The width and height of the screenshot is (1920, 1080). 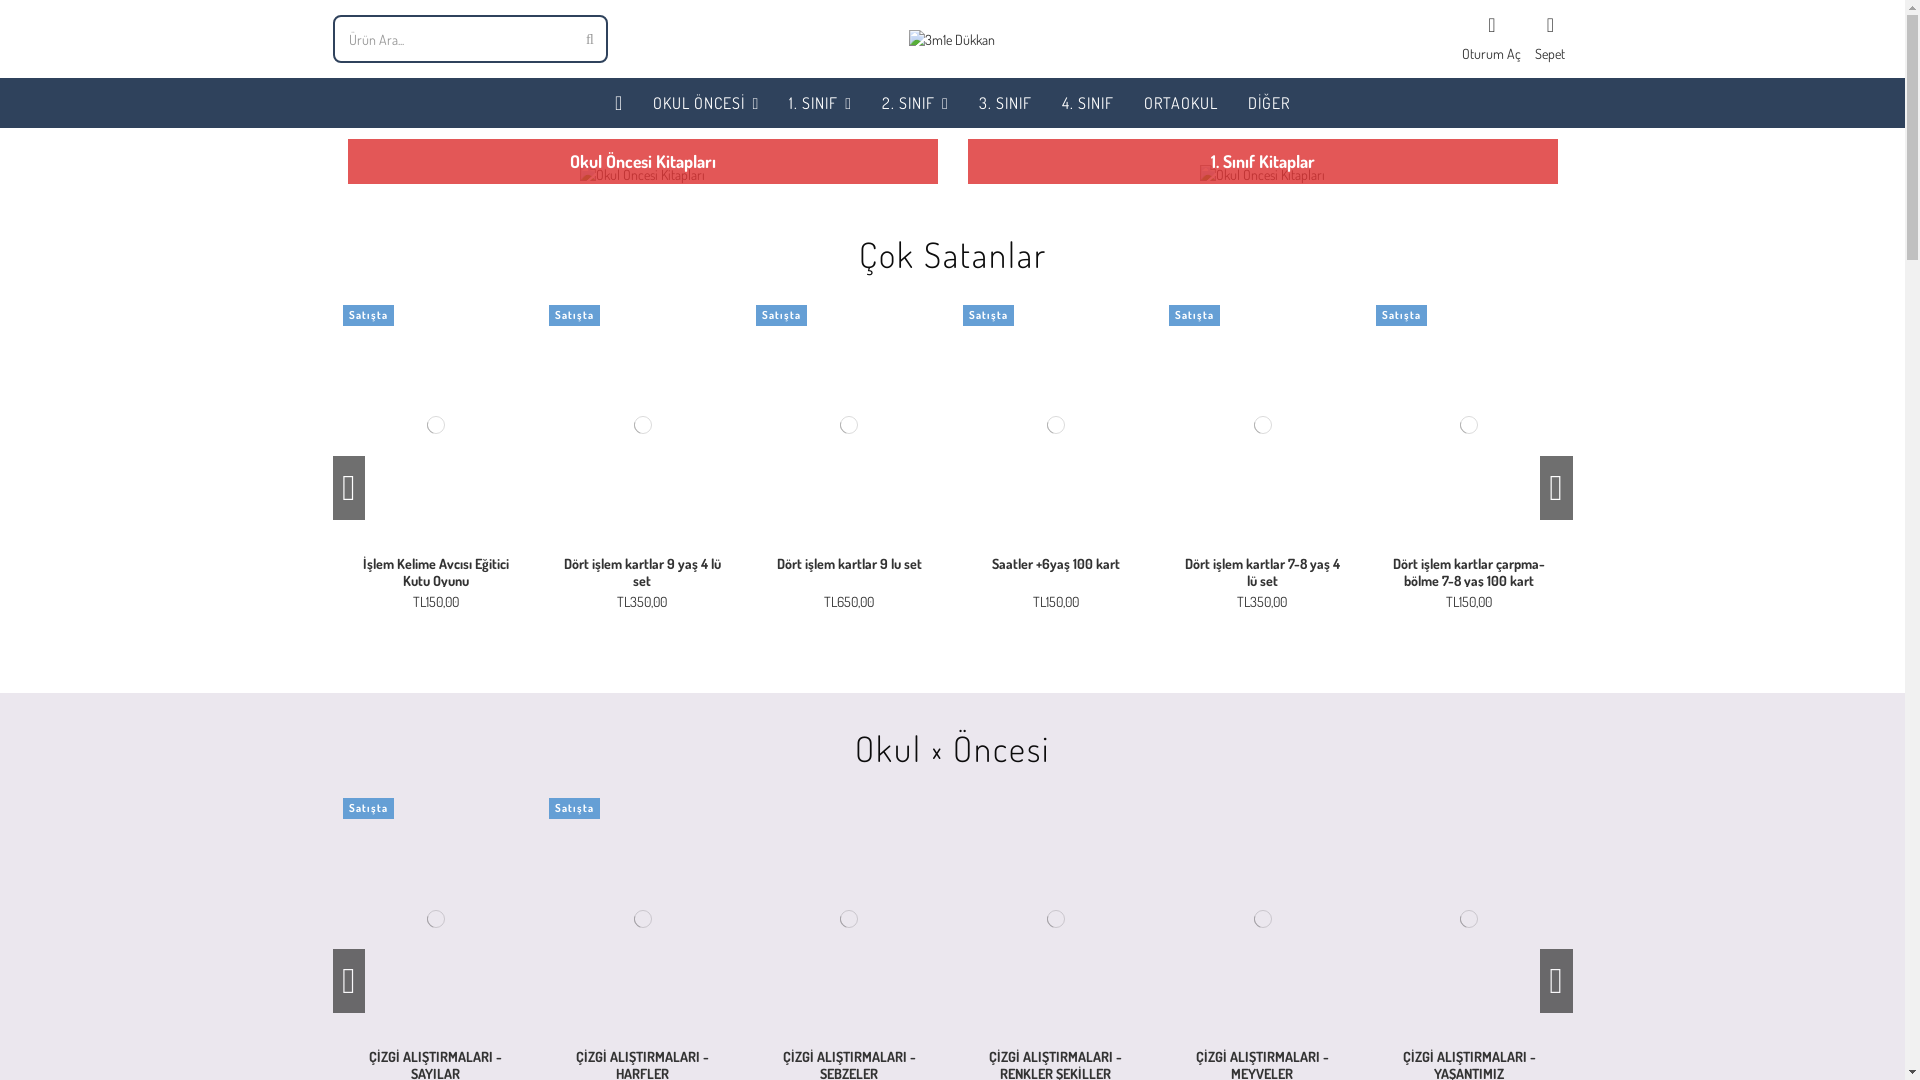 I want to click on 'Sepet', so click(x=1549, y=38).